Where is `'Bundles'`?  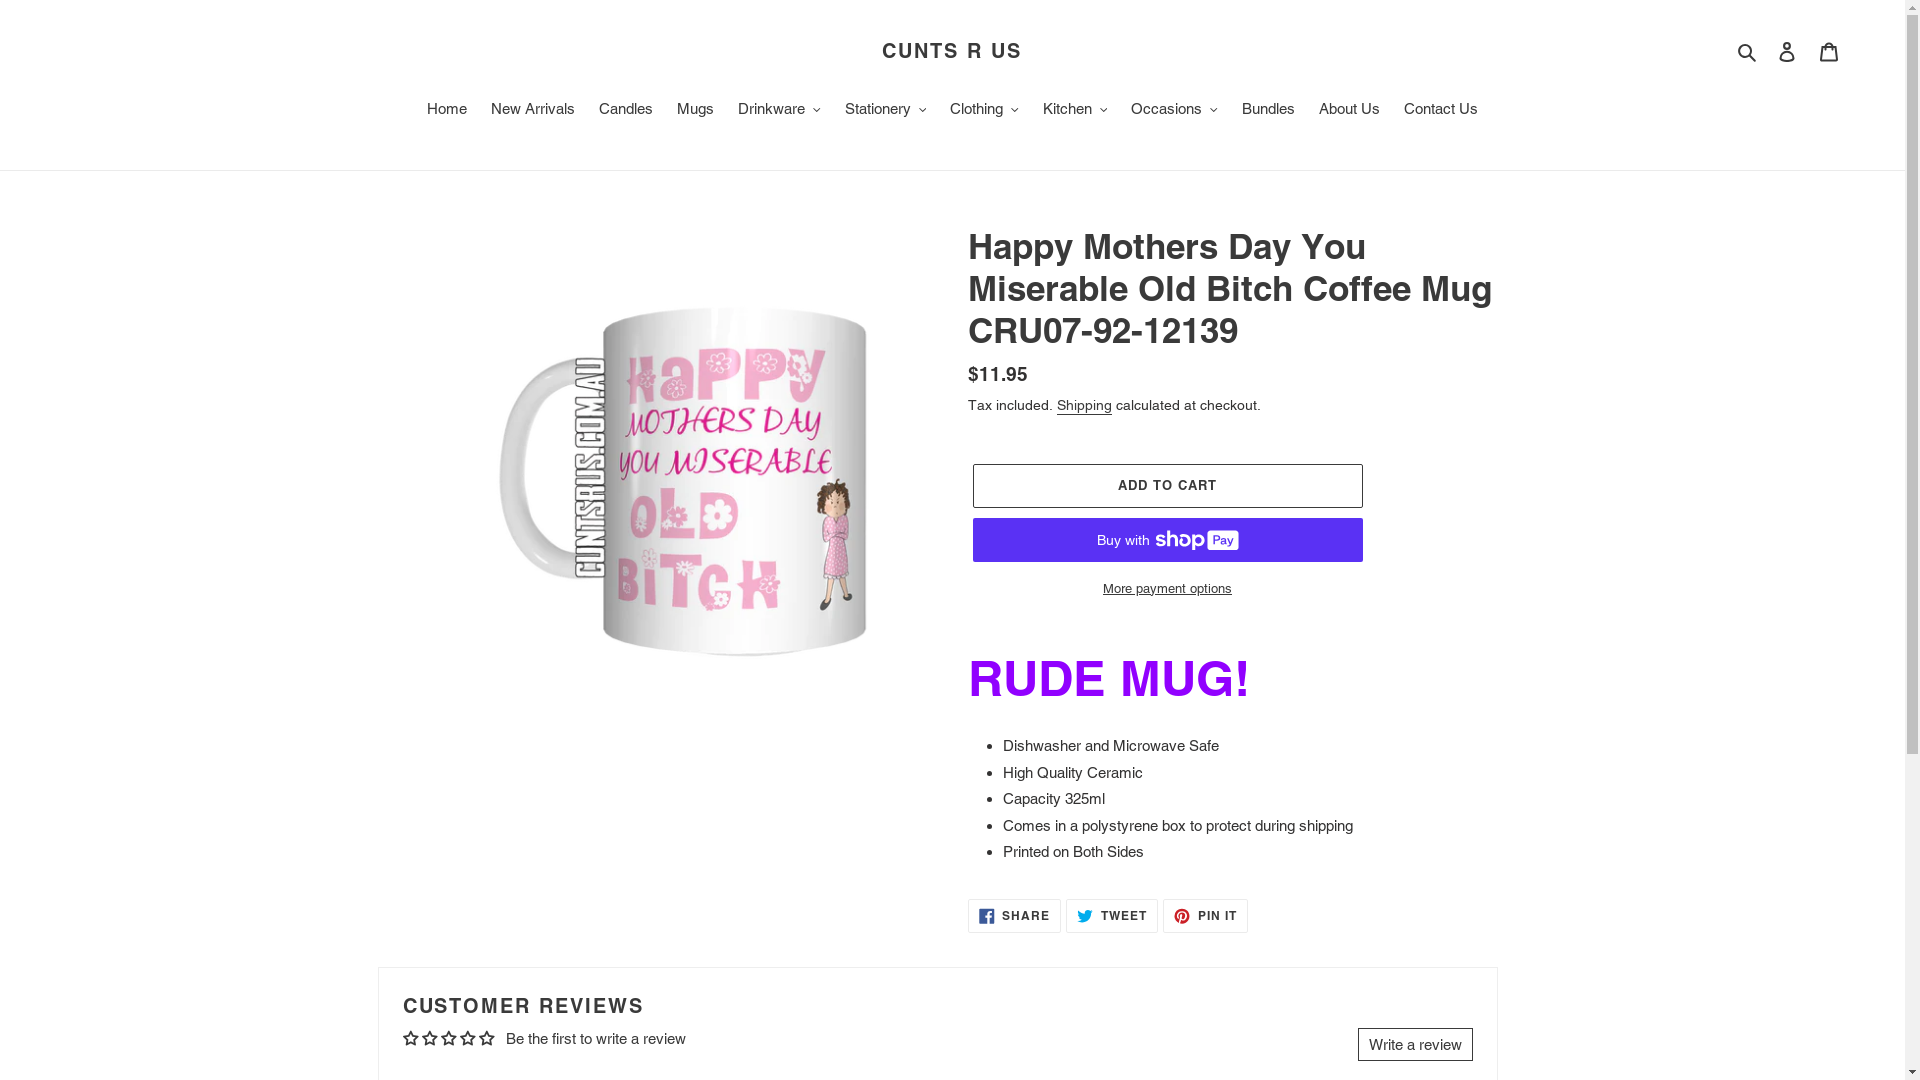 'Bundles' is located at coordinates (1231, 111).